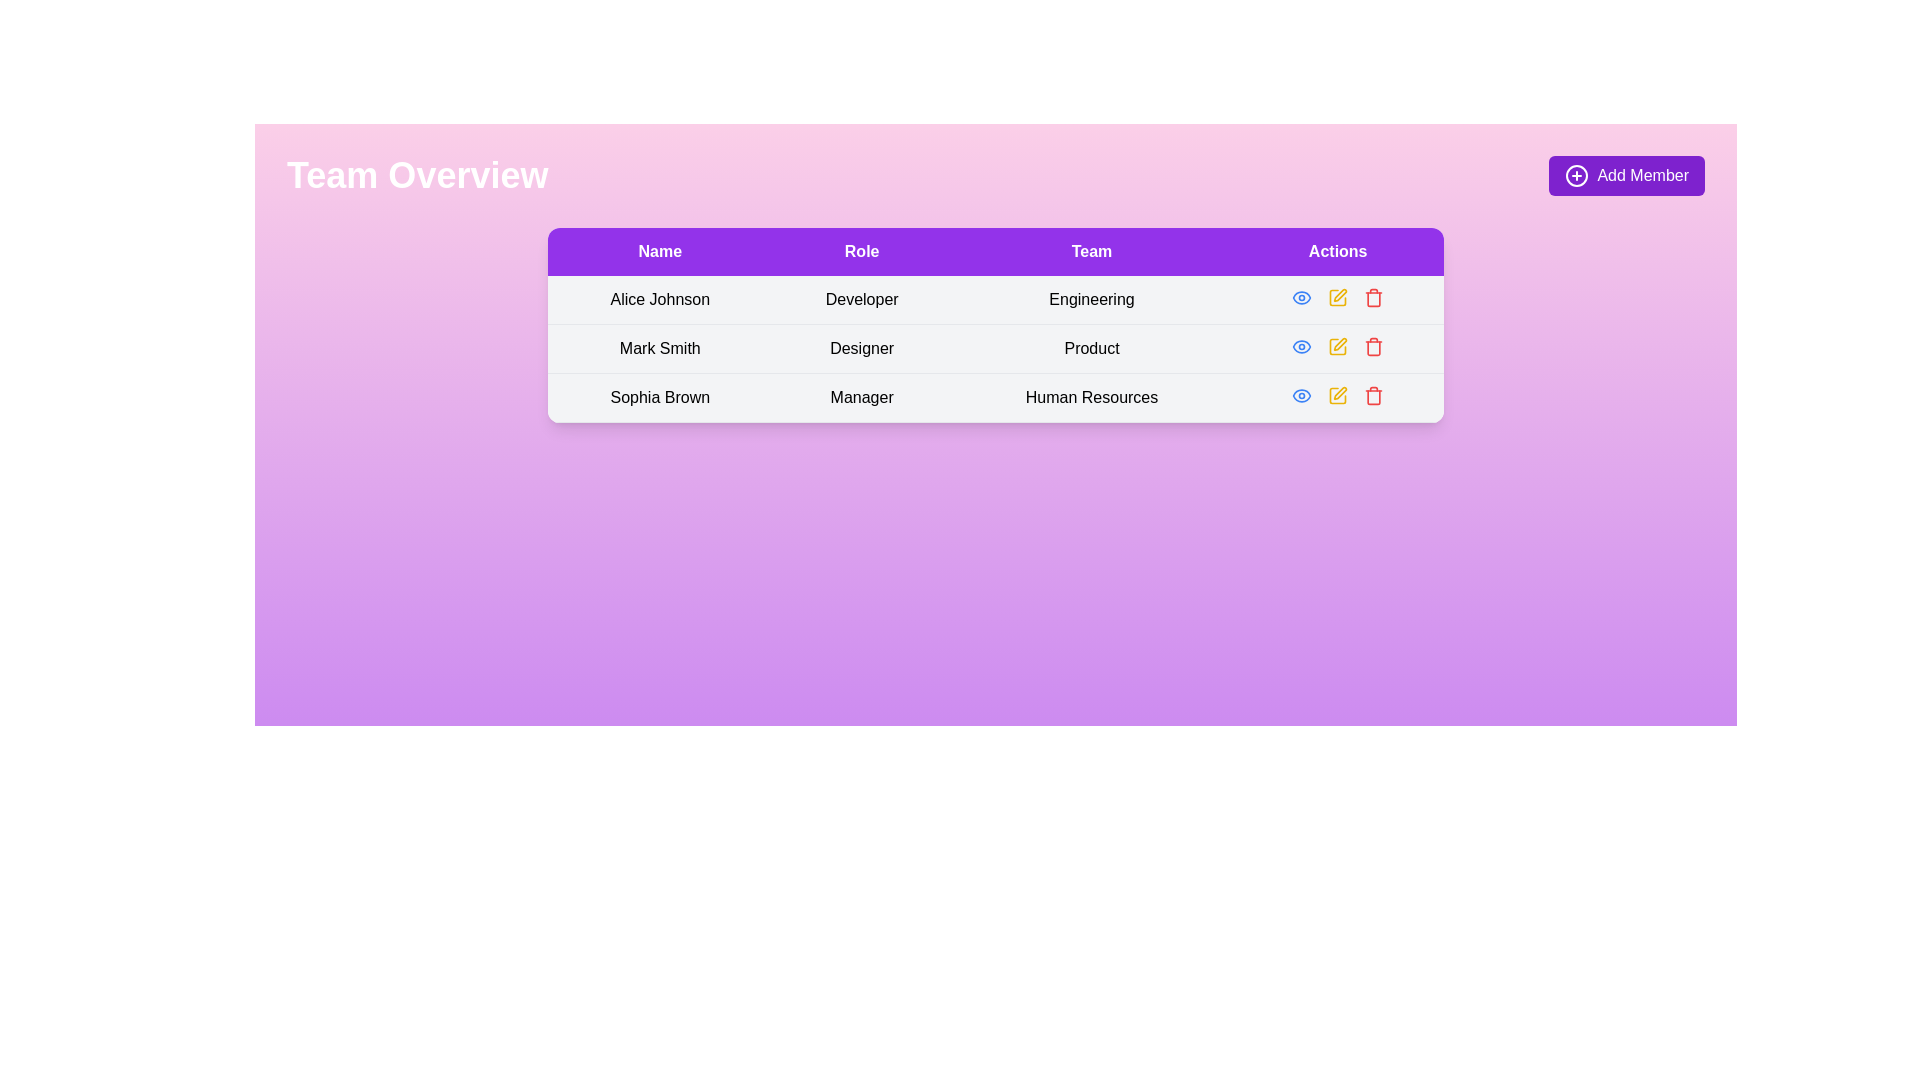  I want to click on the edit icon in the 'Actions' column for the entry corresponding to 'Mark Smith', so click(1338, 297).